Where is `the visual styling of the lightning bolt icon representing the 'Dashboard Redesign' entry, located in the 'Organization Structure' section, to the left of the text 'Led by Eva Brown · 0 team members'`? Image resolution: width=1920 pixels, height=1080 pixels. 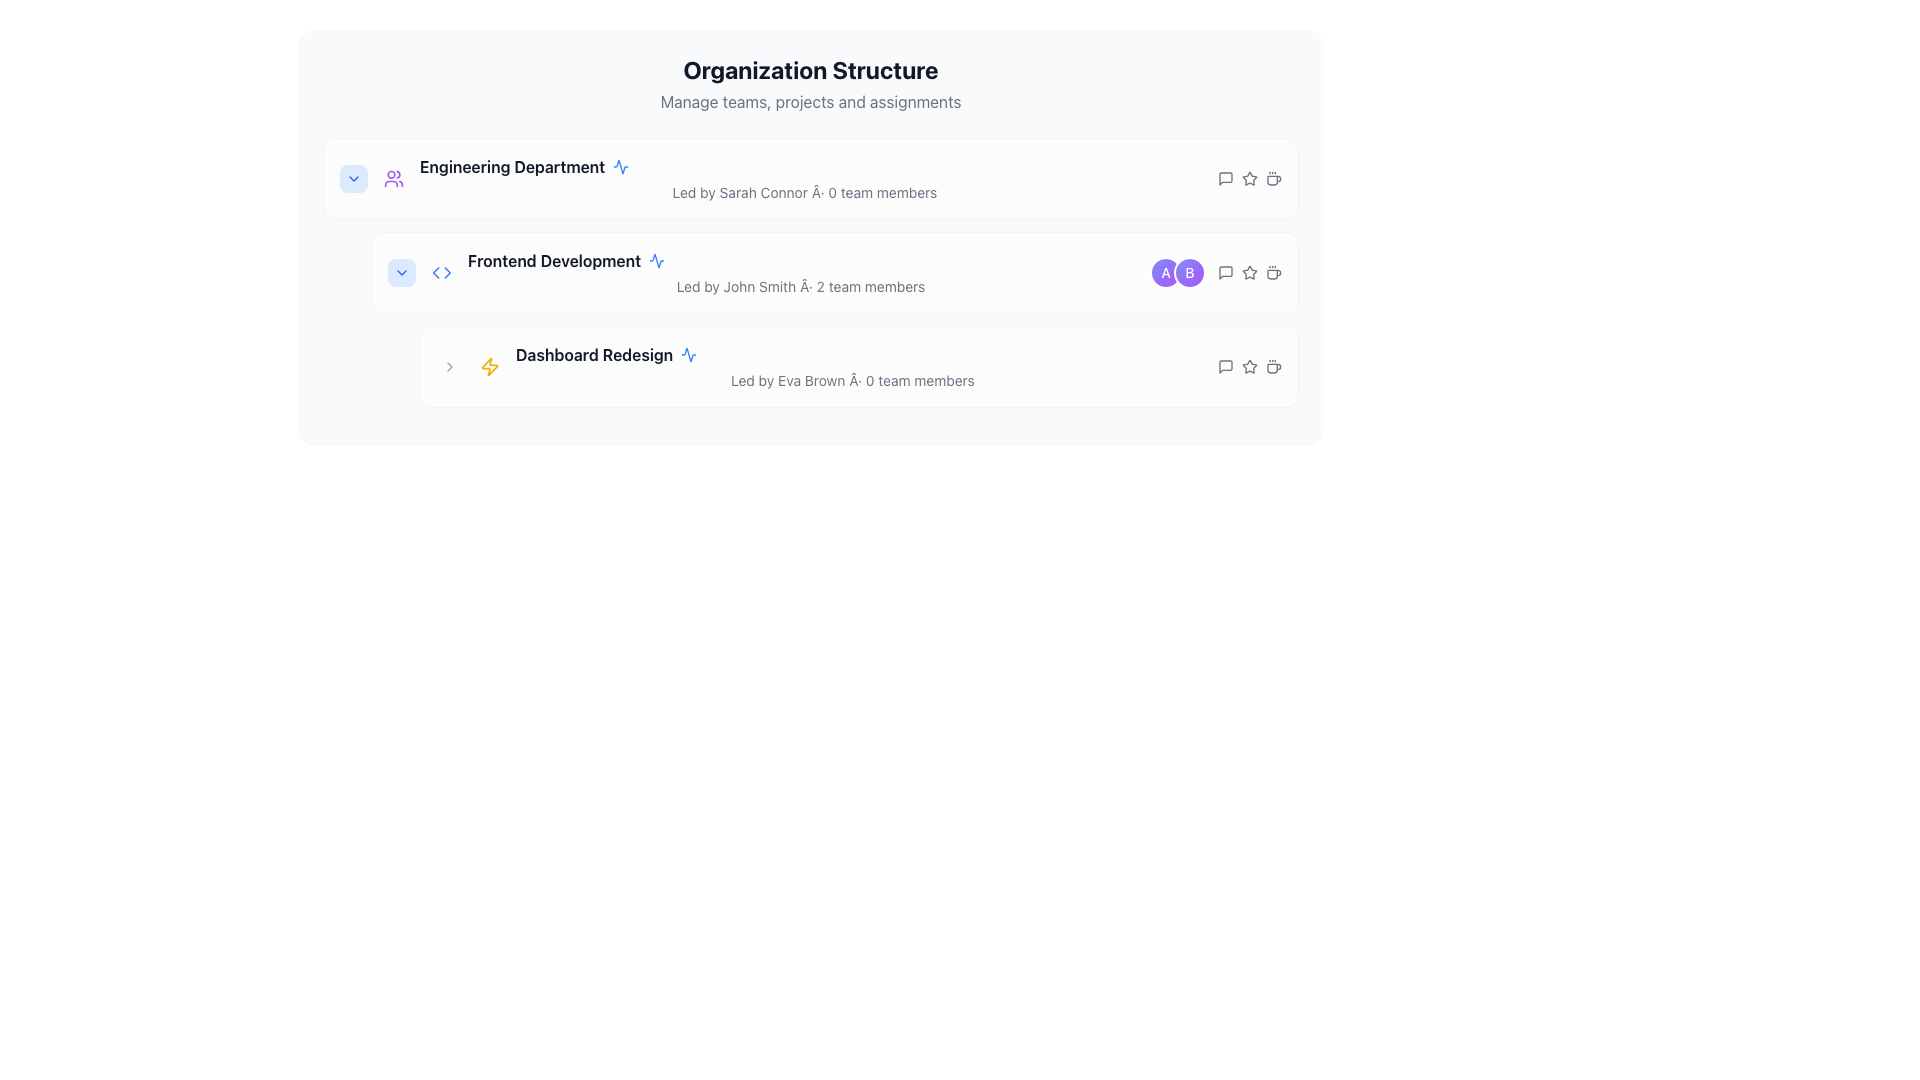
the visual styling of the lightning bolt icon representing the 'Dashboard Redesign' entry, located in the 'Organization Structure' section, to the left of the text 'Led by Eva Brown · 0 team members' is located at coordinates (489, 366).